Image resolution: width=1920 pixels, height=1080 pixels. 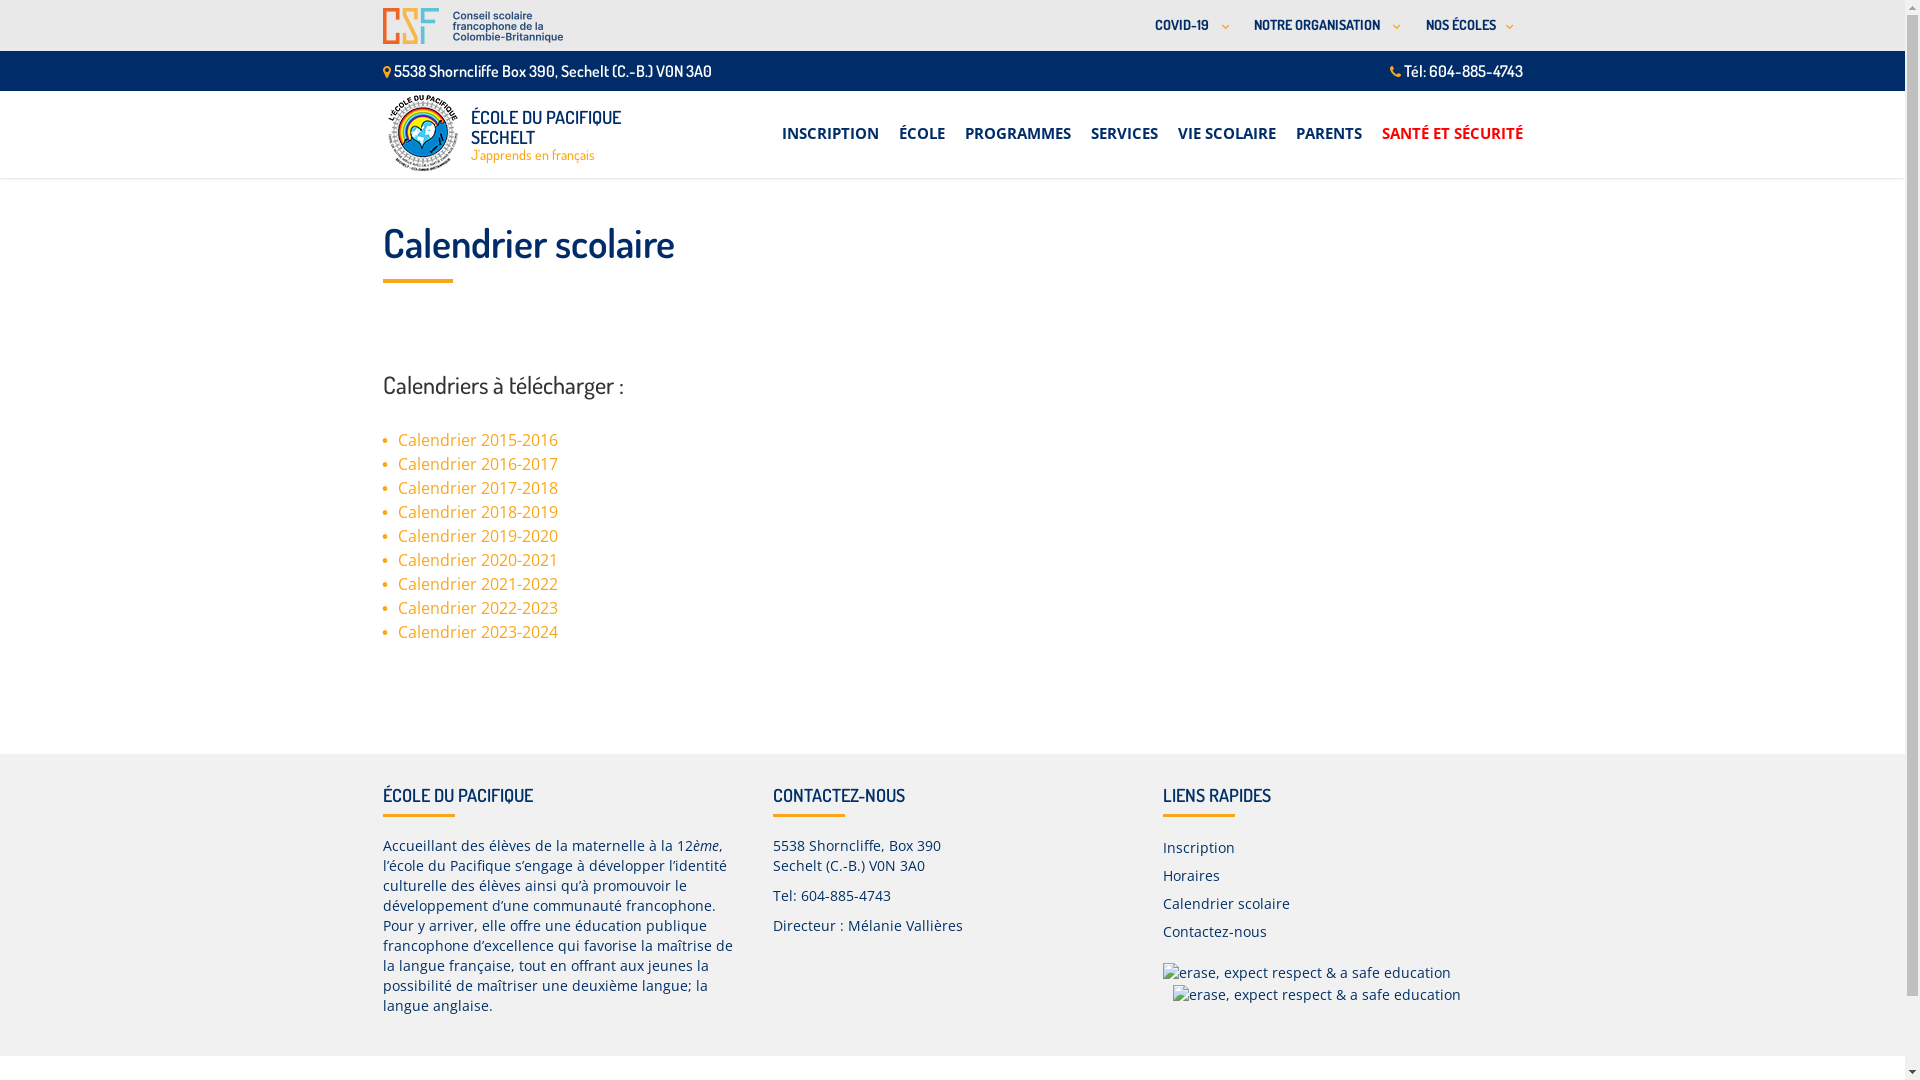 What do you see at coordinates (477, 607) in the screenshot?
I see `'Calendrier 2022-2023'` at bounding box center [477, 607].